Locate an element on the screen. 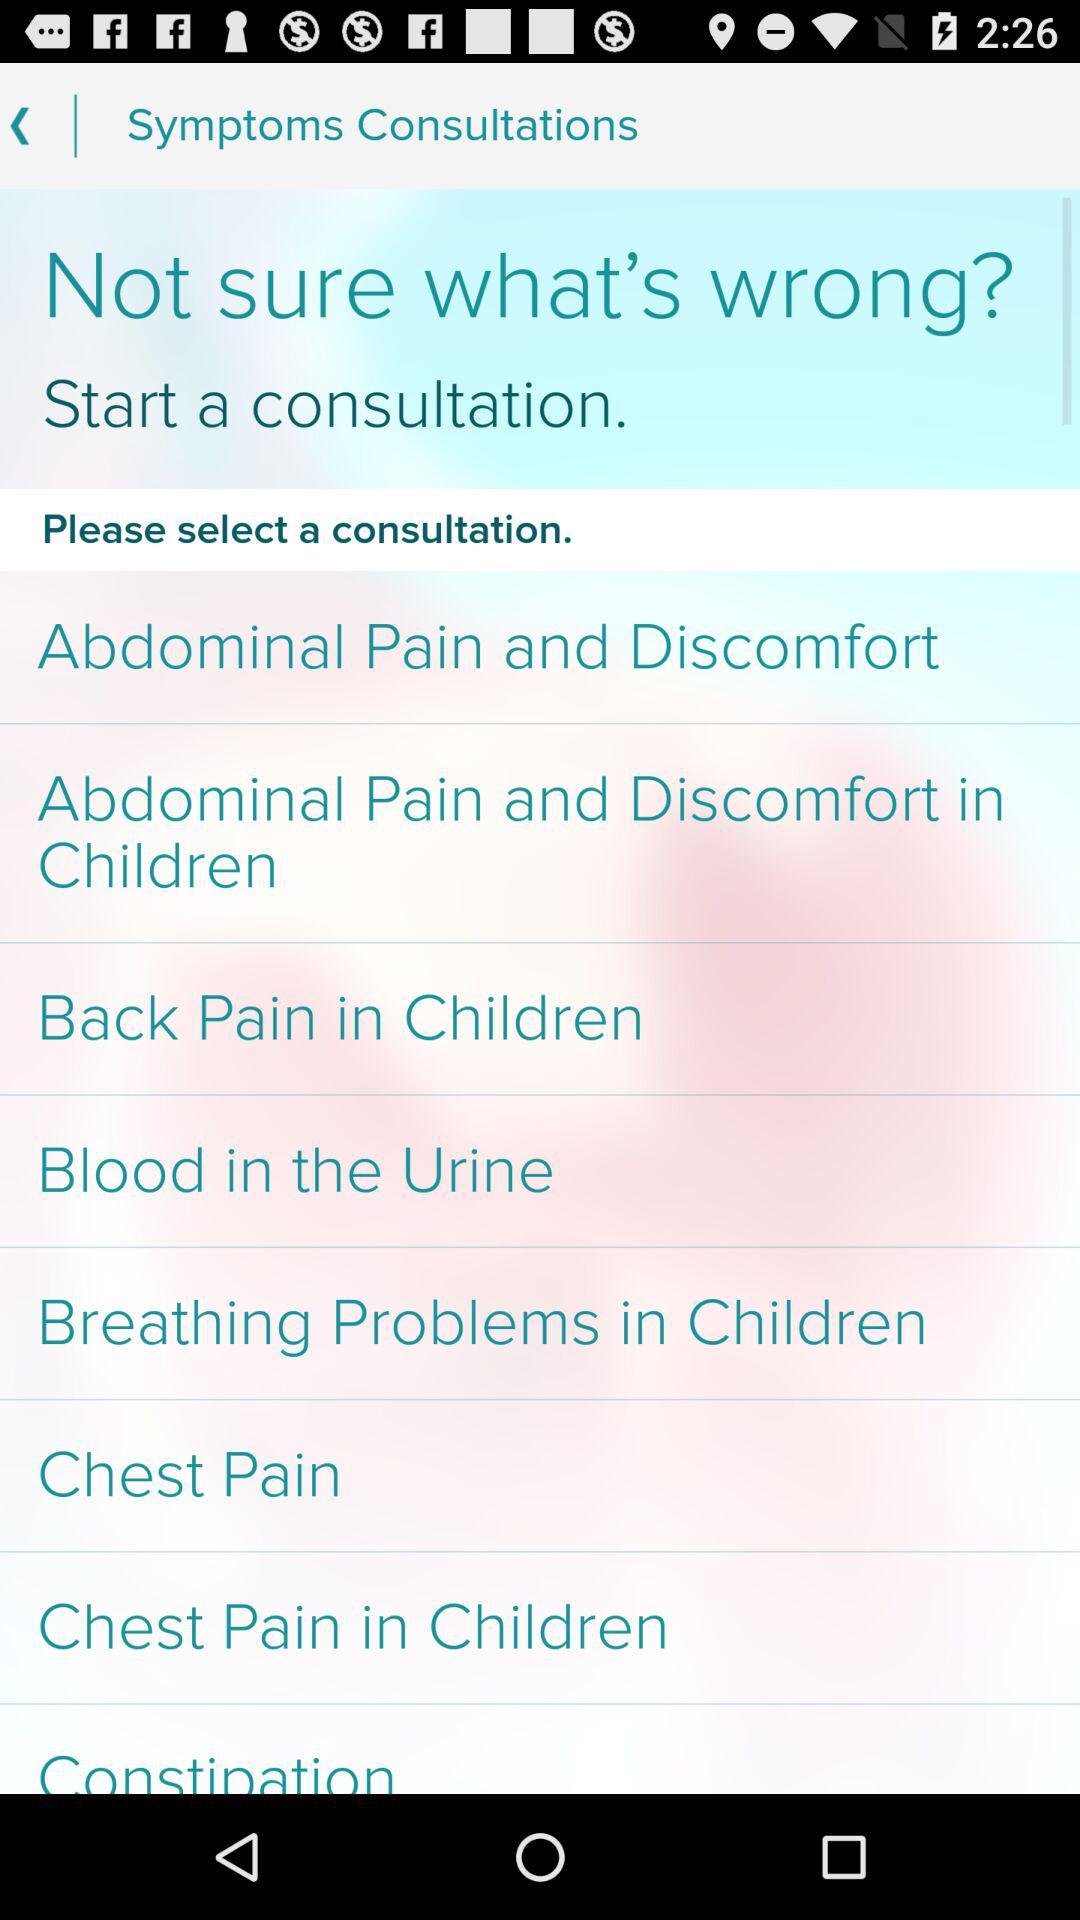  item above the abdominal pain and item is located at coordinates (540, 529).